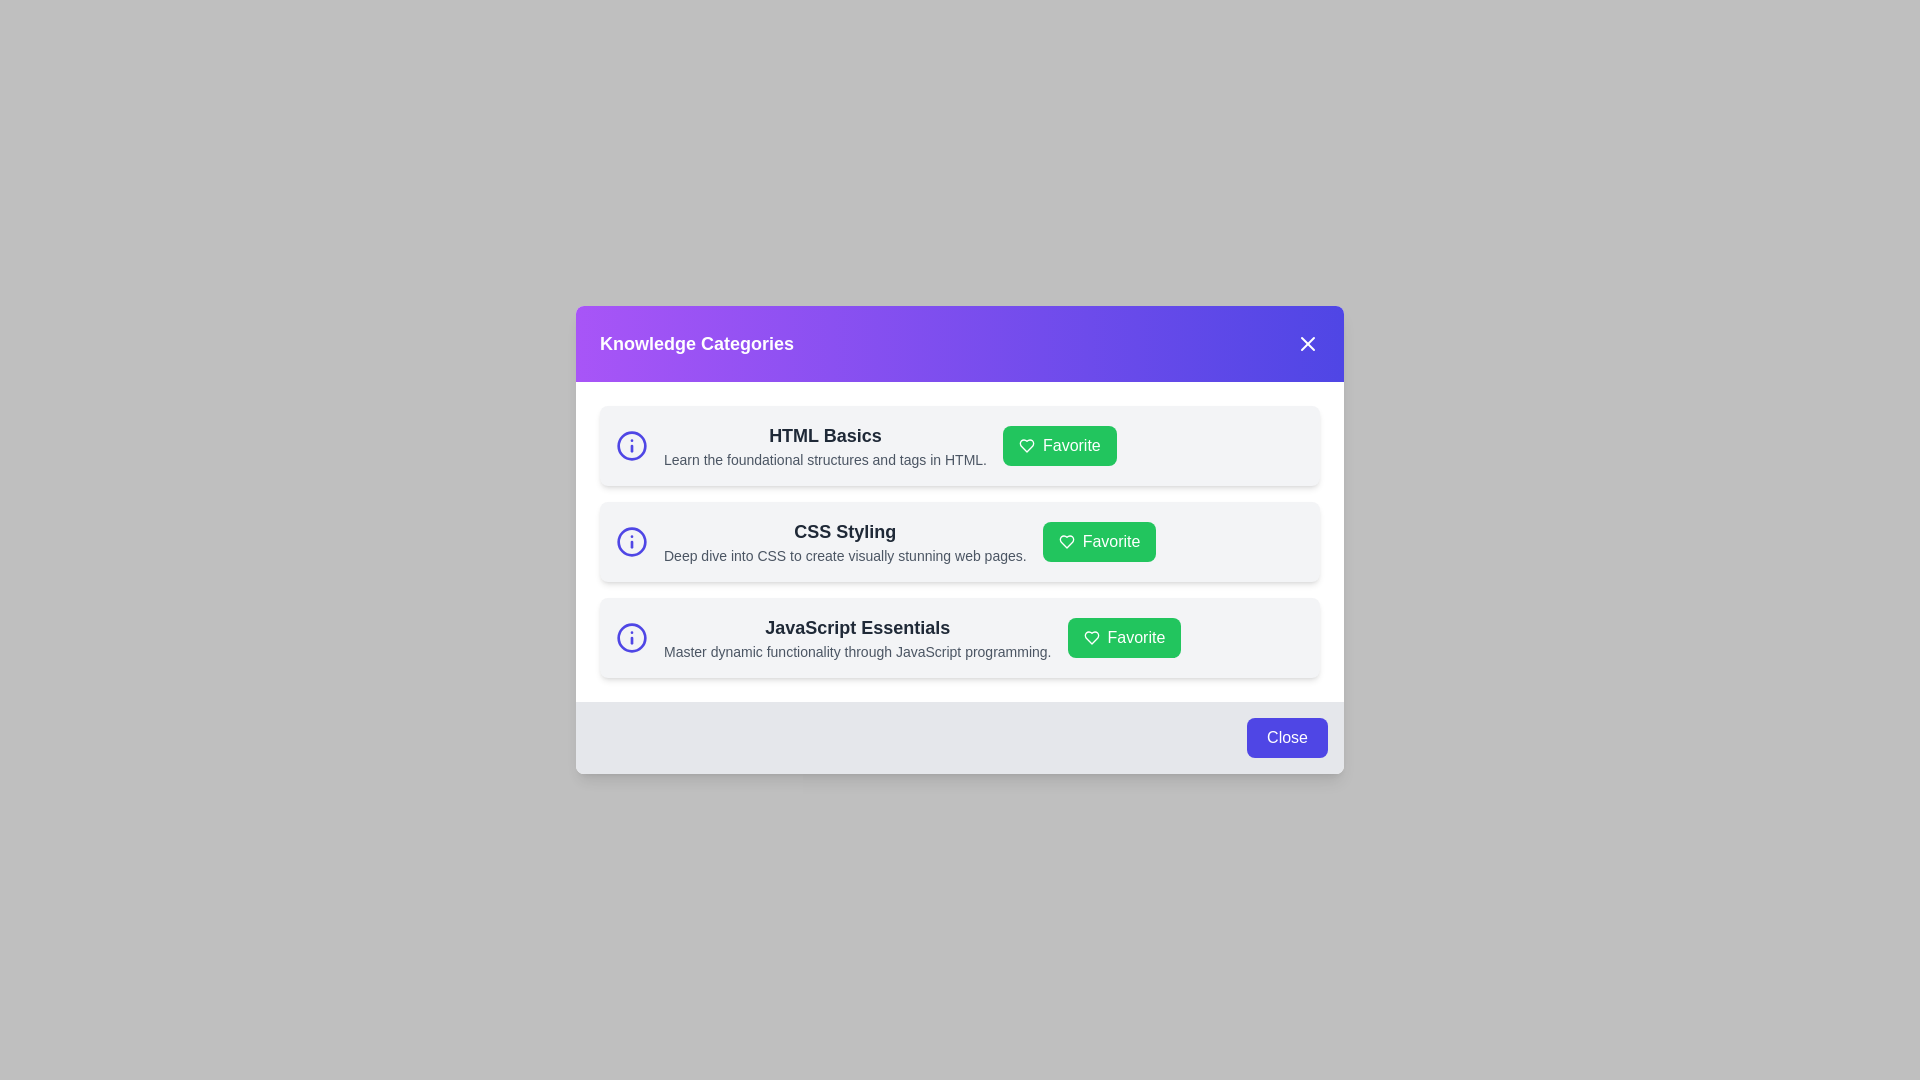 The image size is (1920, 1080). I want to click on the Interactive card titled 'HTML Basics' with a description 'Learn the foundational structures and tags in HTML.', so click(960, 445).